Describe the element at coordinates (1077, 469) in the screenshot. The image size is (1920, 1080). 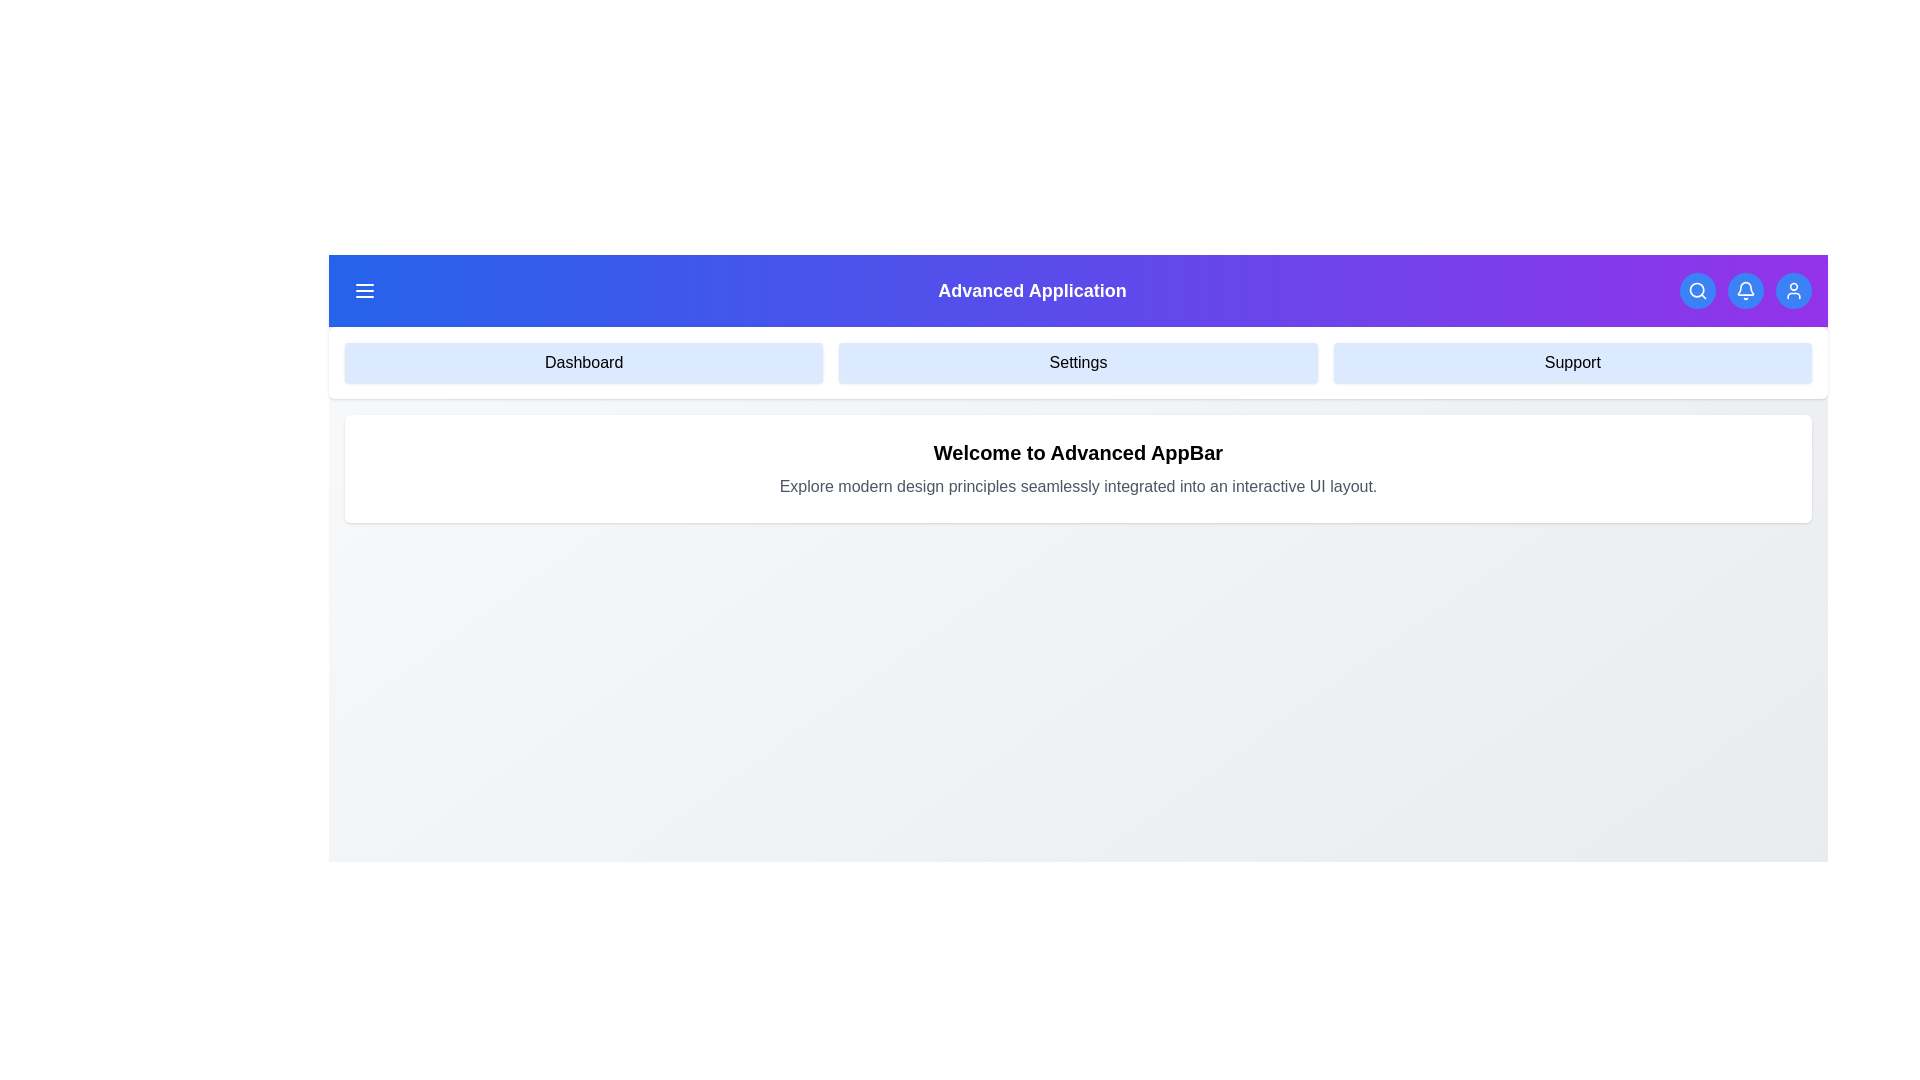
I see `the welcome message text area` at that location.